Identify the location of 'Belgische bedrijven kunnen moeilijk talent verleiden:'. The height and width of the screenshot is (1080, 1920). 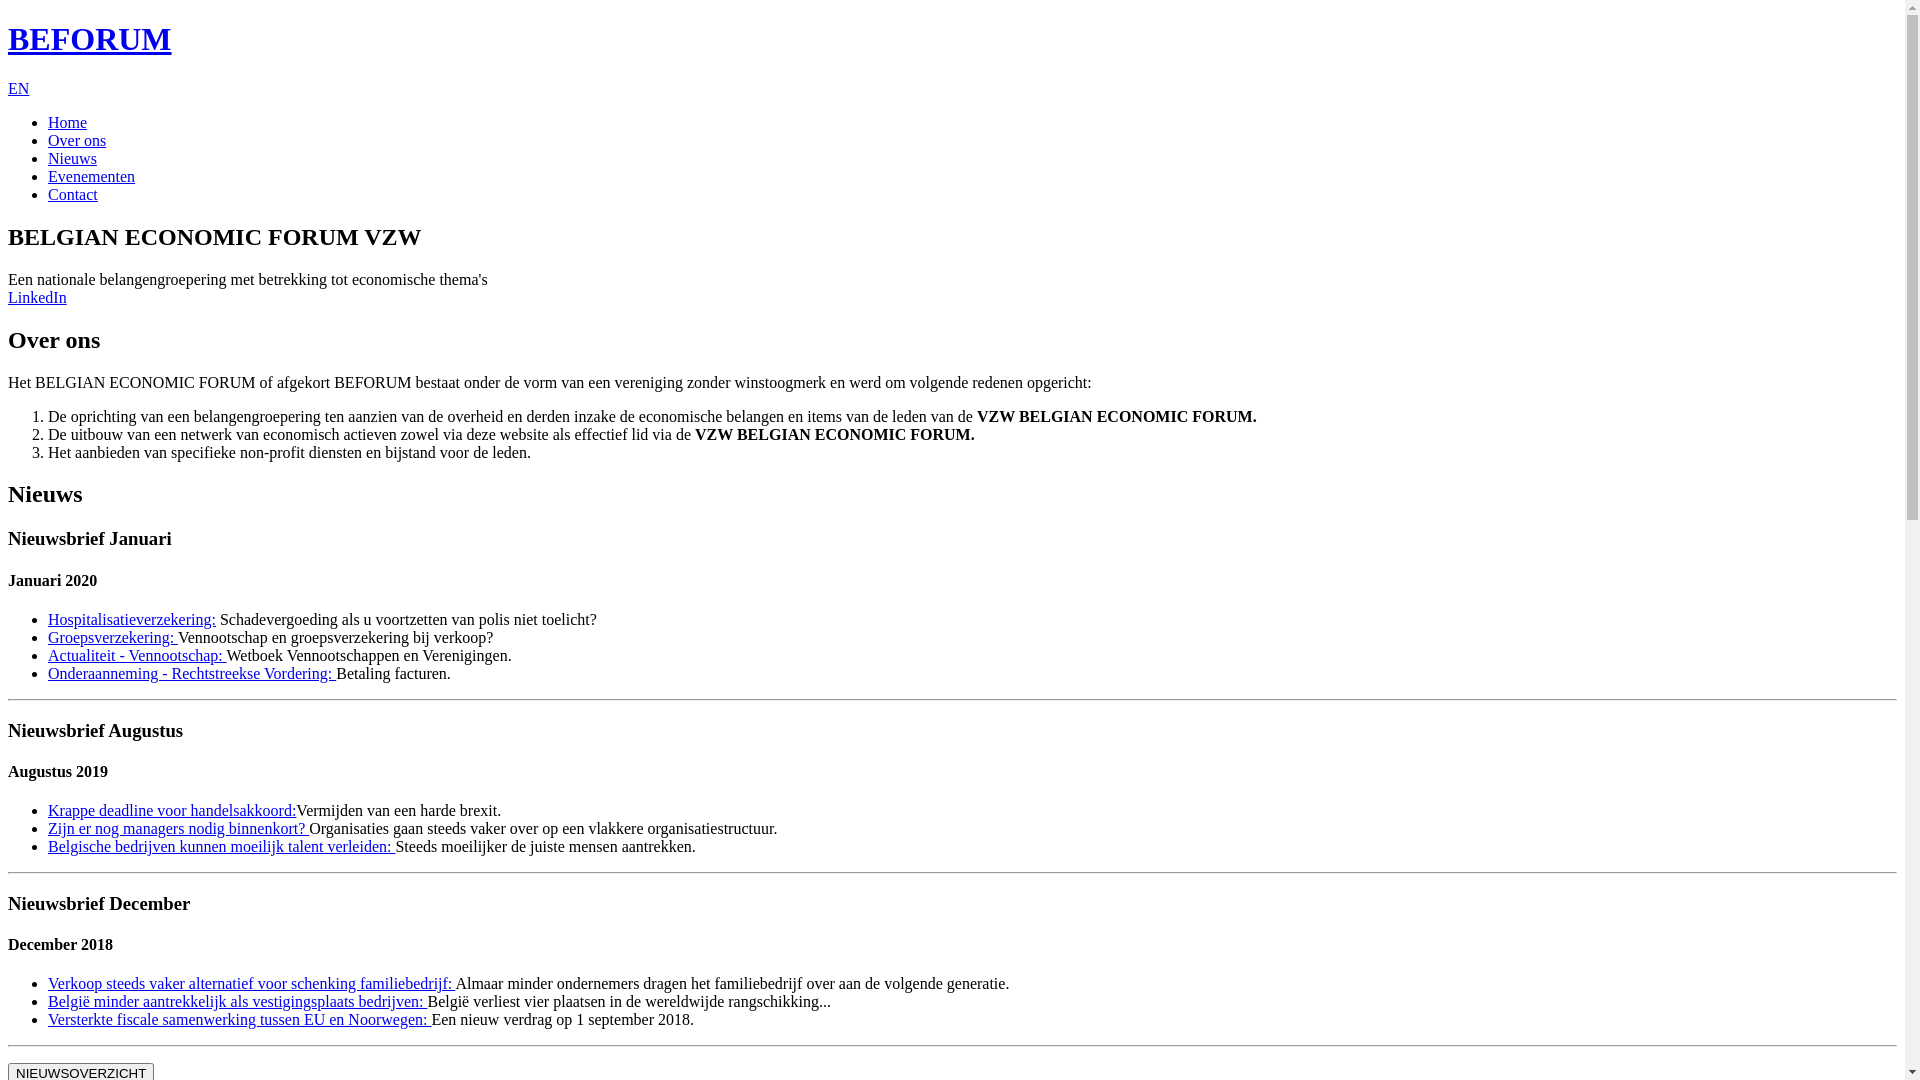
(221, 846).